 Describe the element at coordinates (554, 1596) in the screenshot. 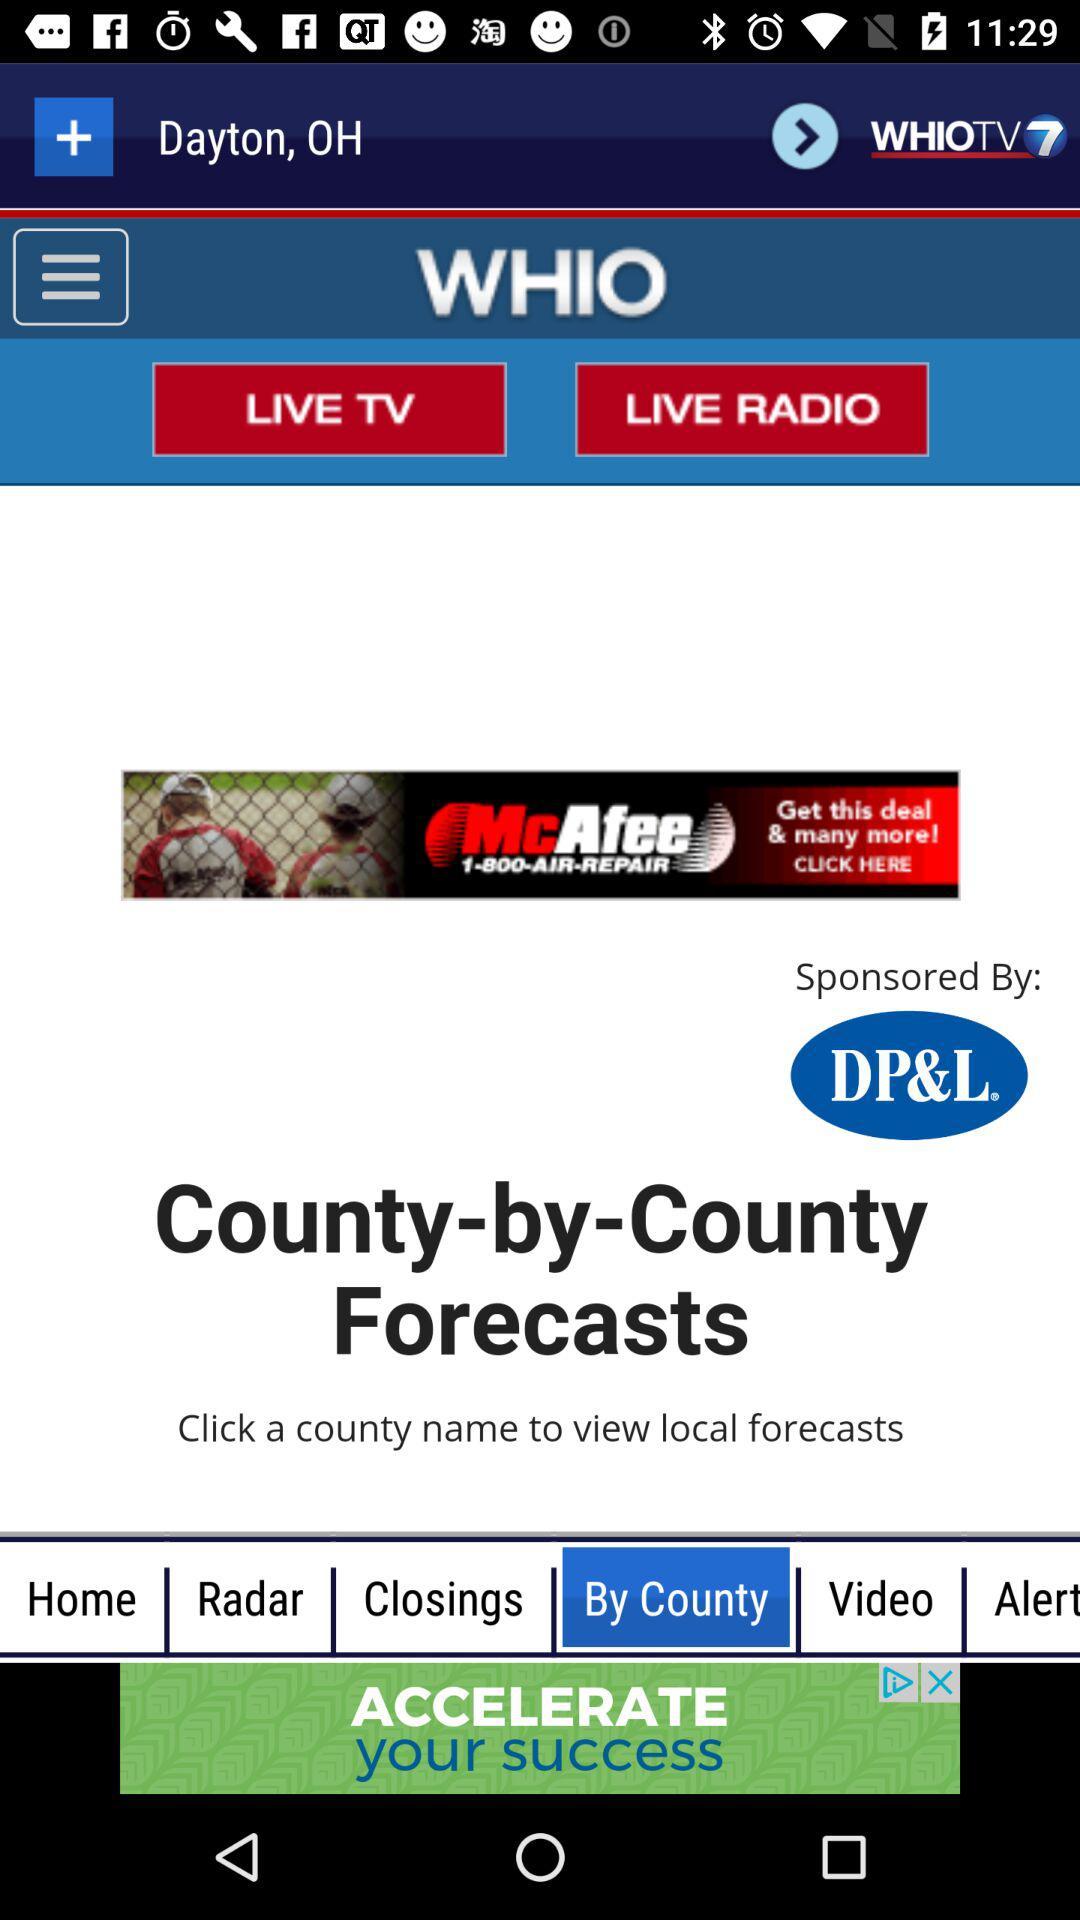

I see `the button by county at the bottom of the page` at that location.